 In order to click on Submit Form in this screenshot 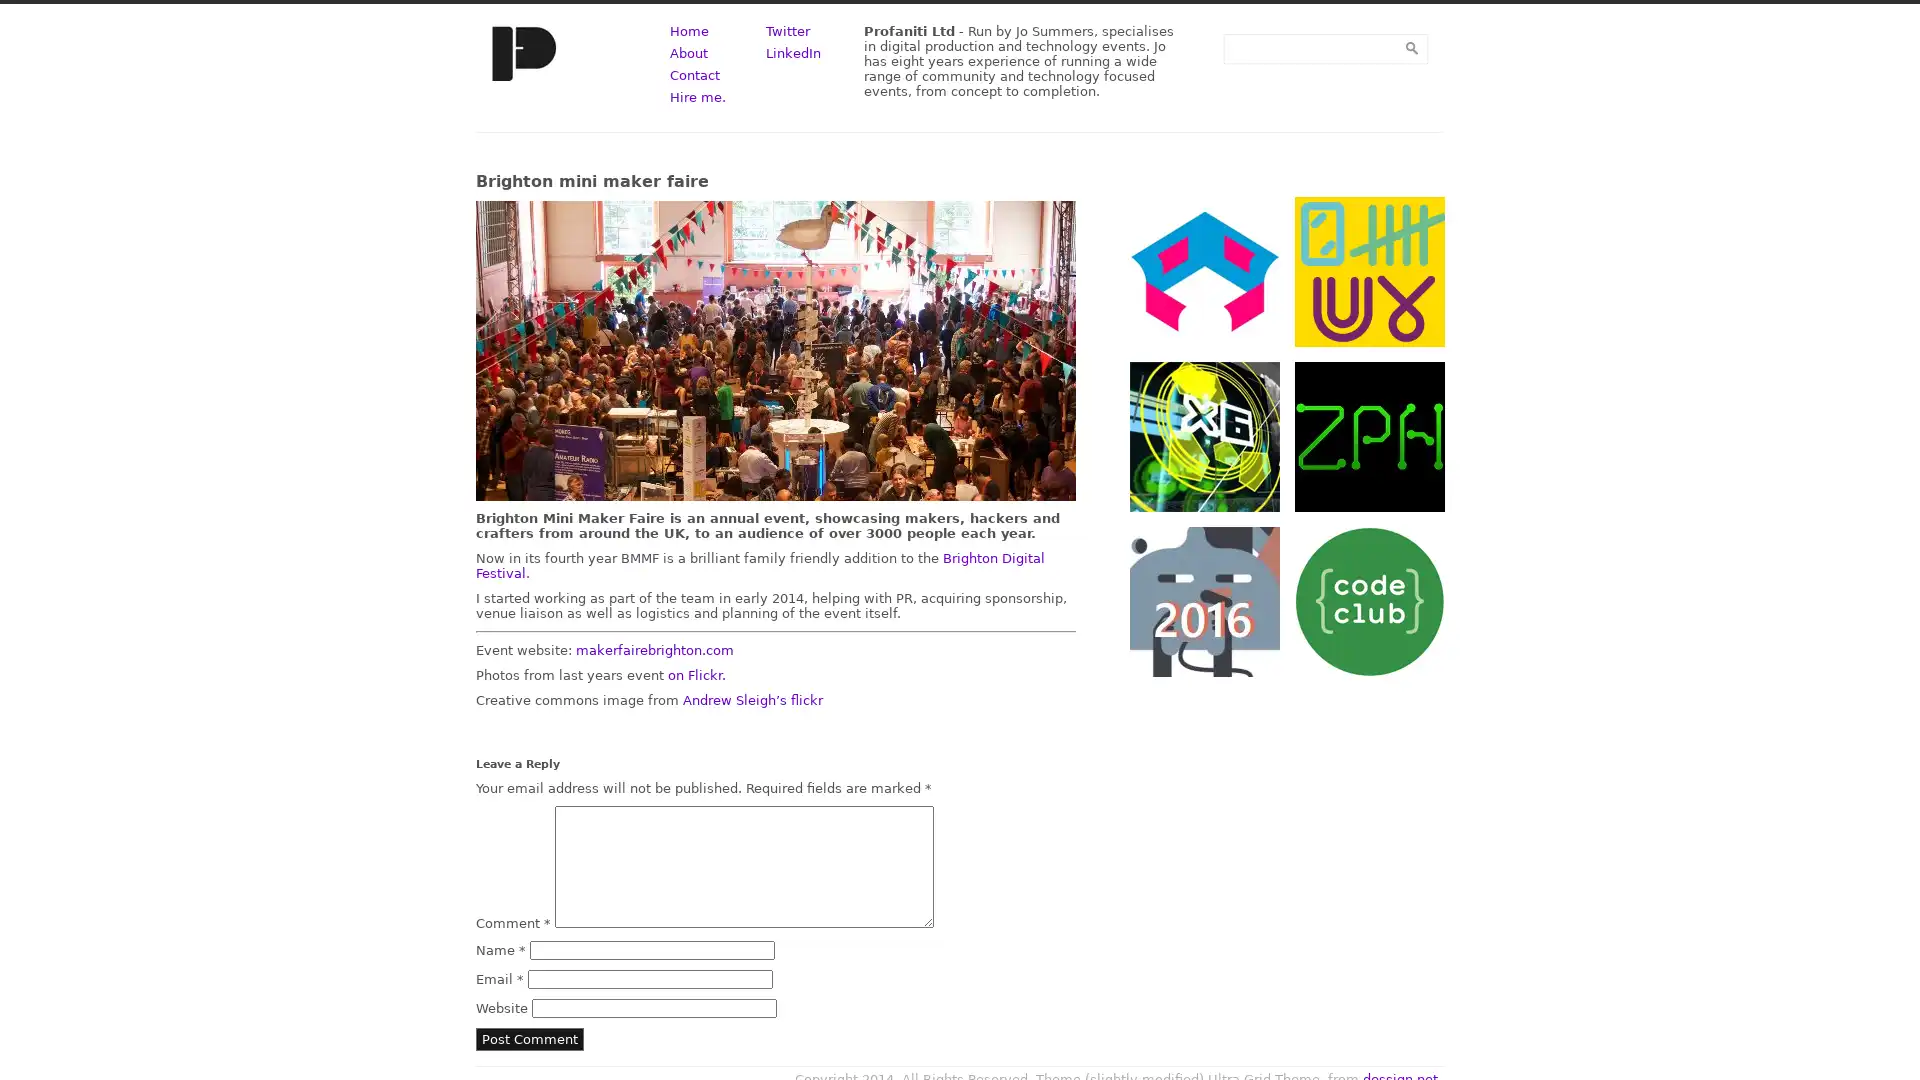, I will do `click(1410, 47)`.